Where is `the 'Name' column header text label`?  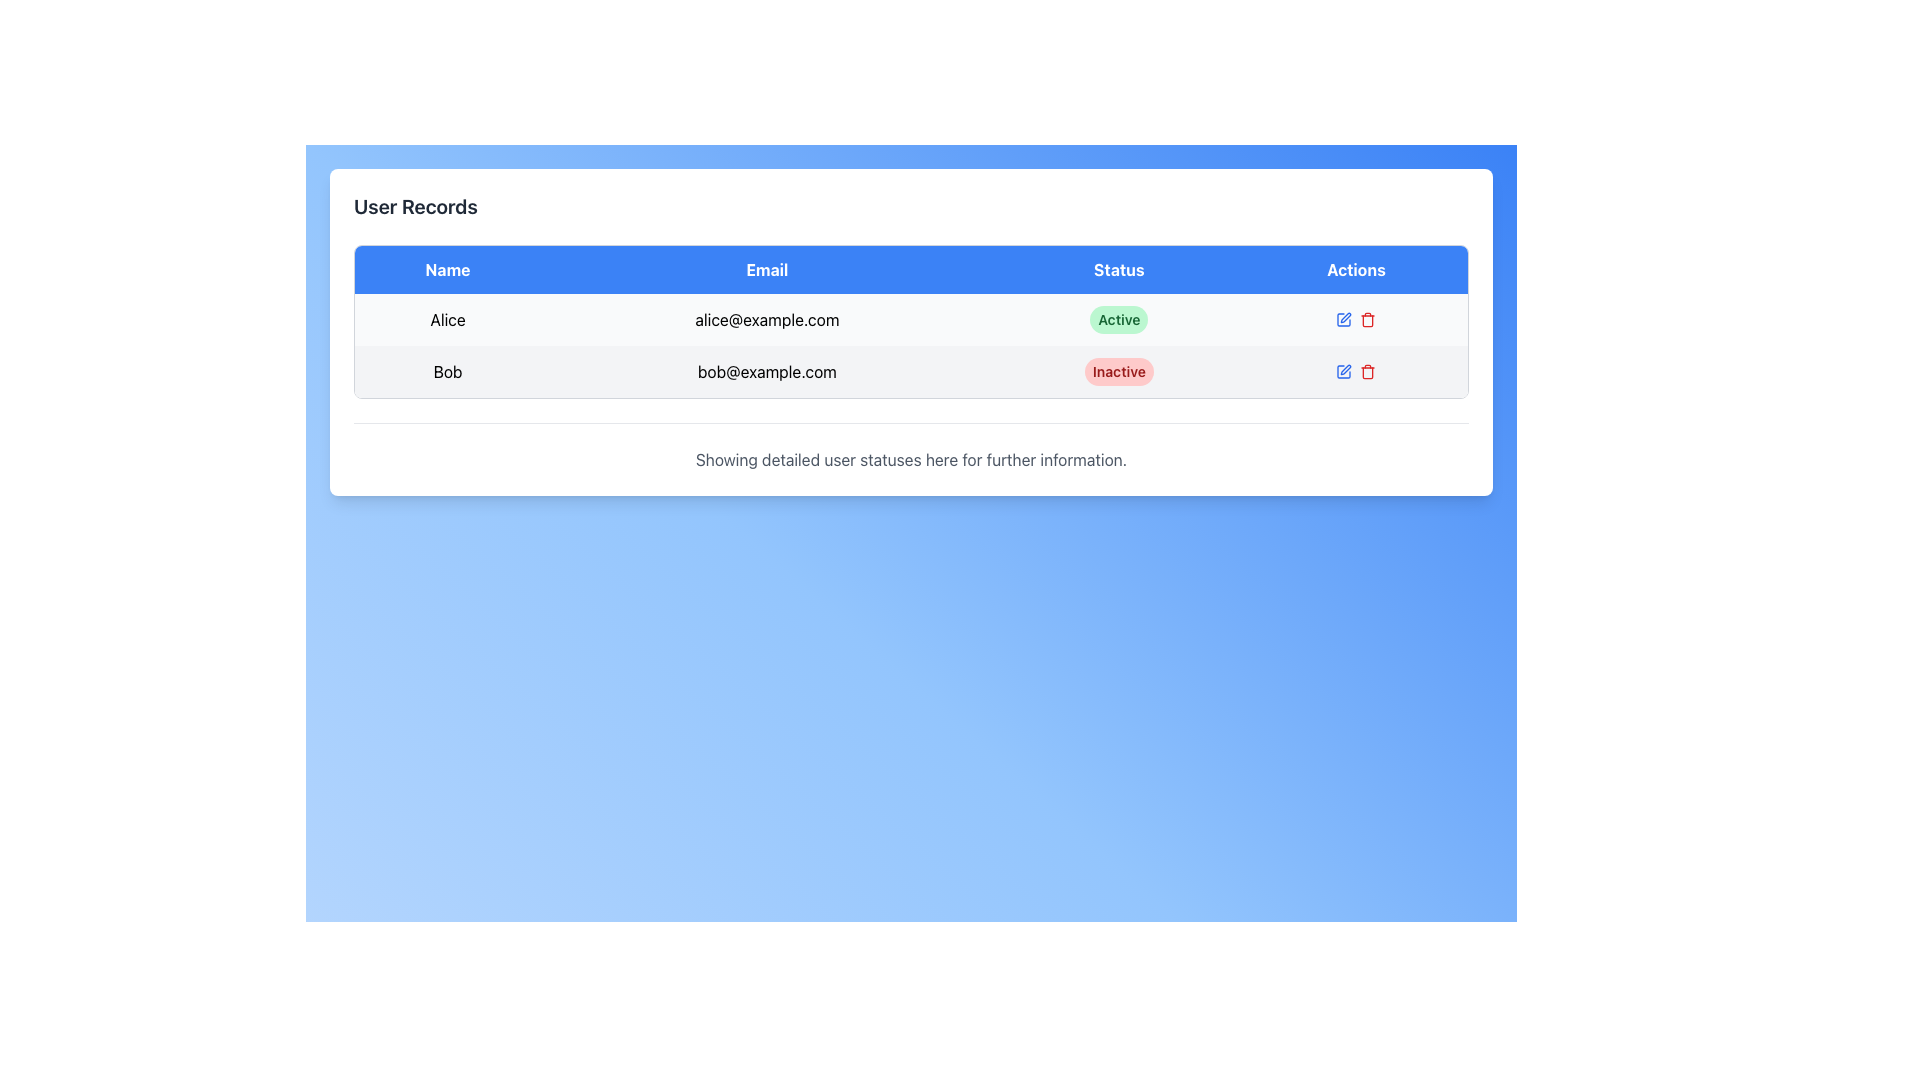 the 'Name' column header text label is located at coordinates (446, 270).